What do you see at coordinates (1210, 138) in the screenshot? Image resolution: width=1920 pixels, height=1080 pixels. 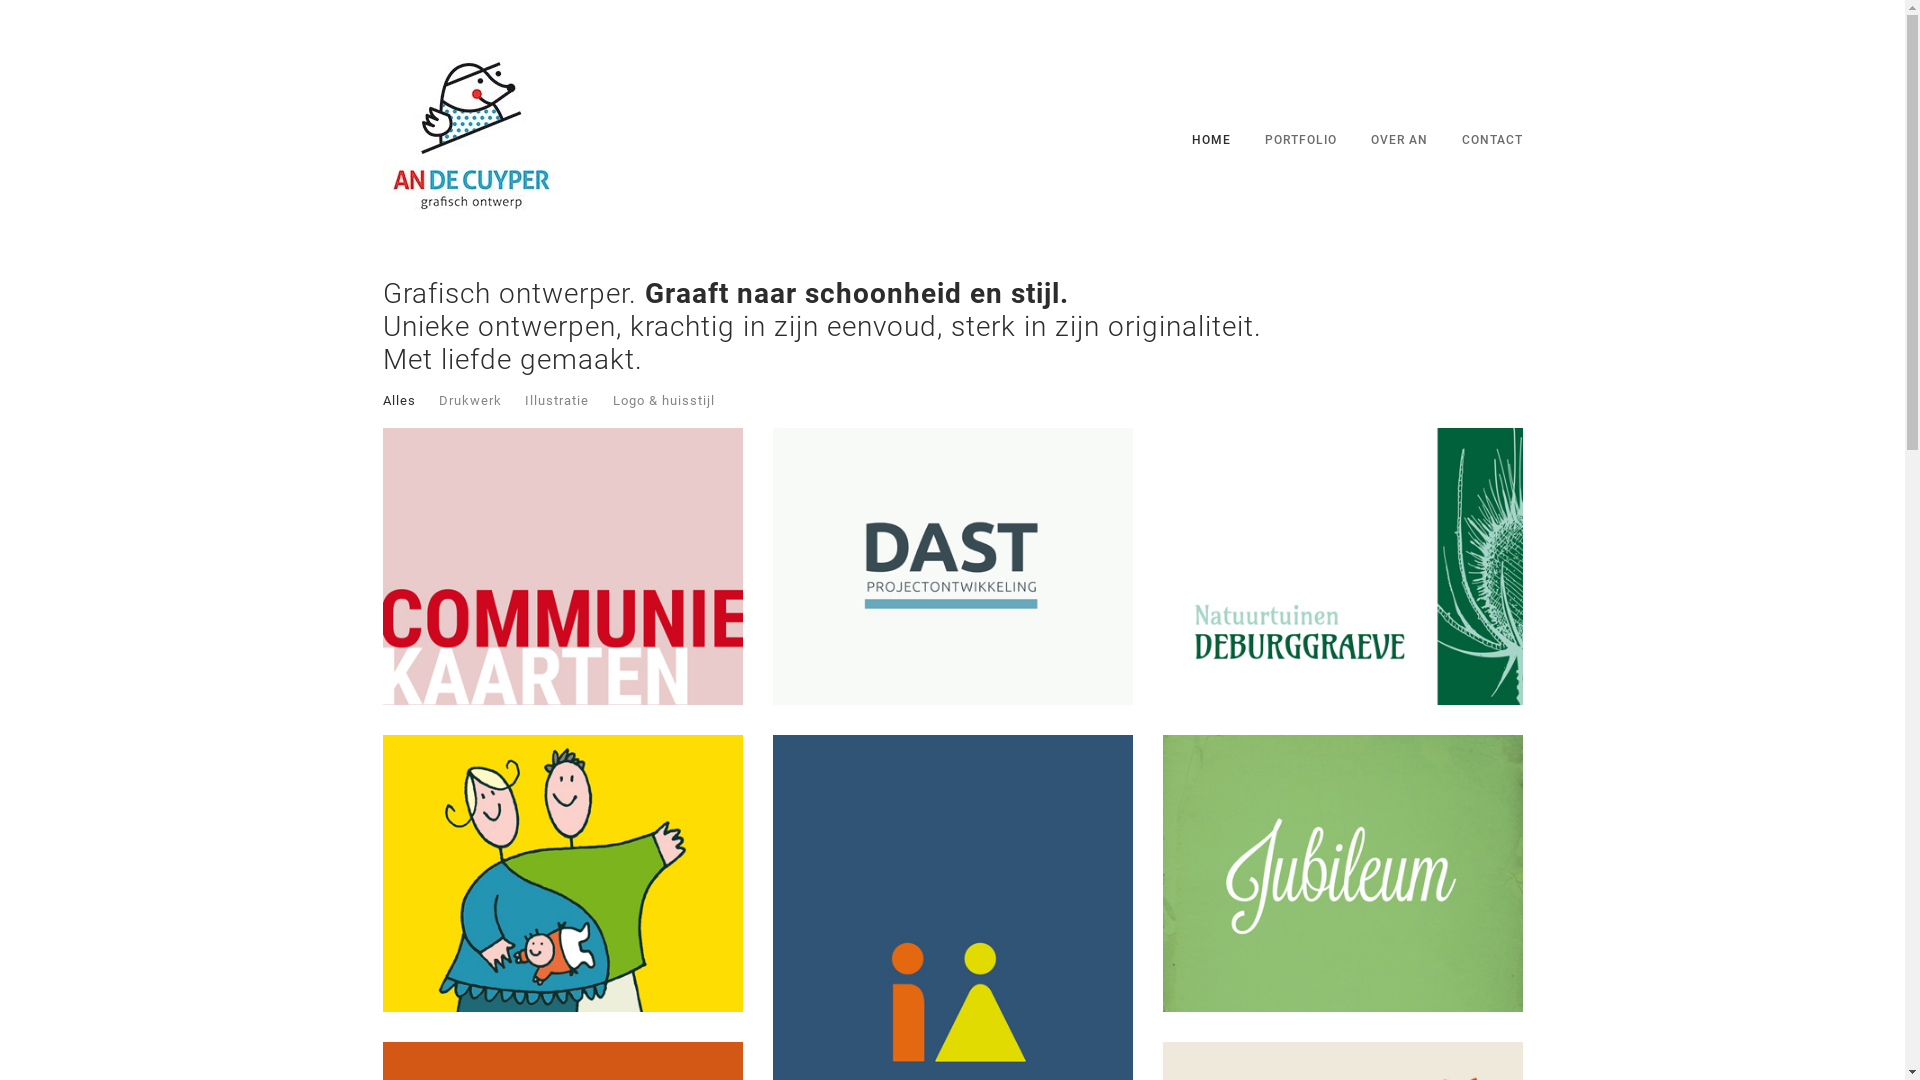 I see `'HOME'` at bounding box center [1210, 138].